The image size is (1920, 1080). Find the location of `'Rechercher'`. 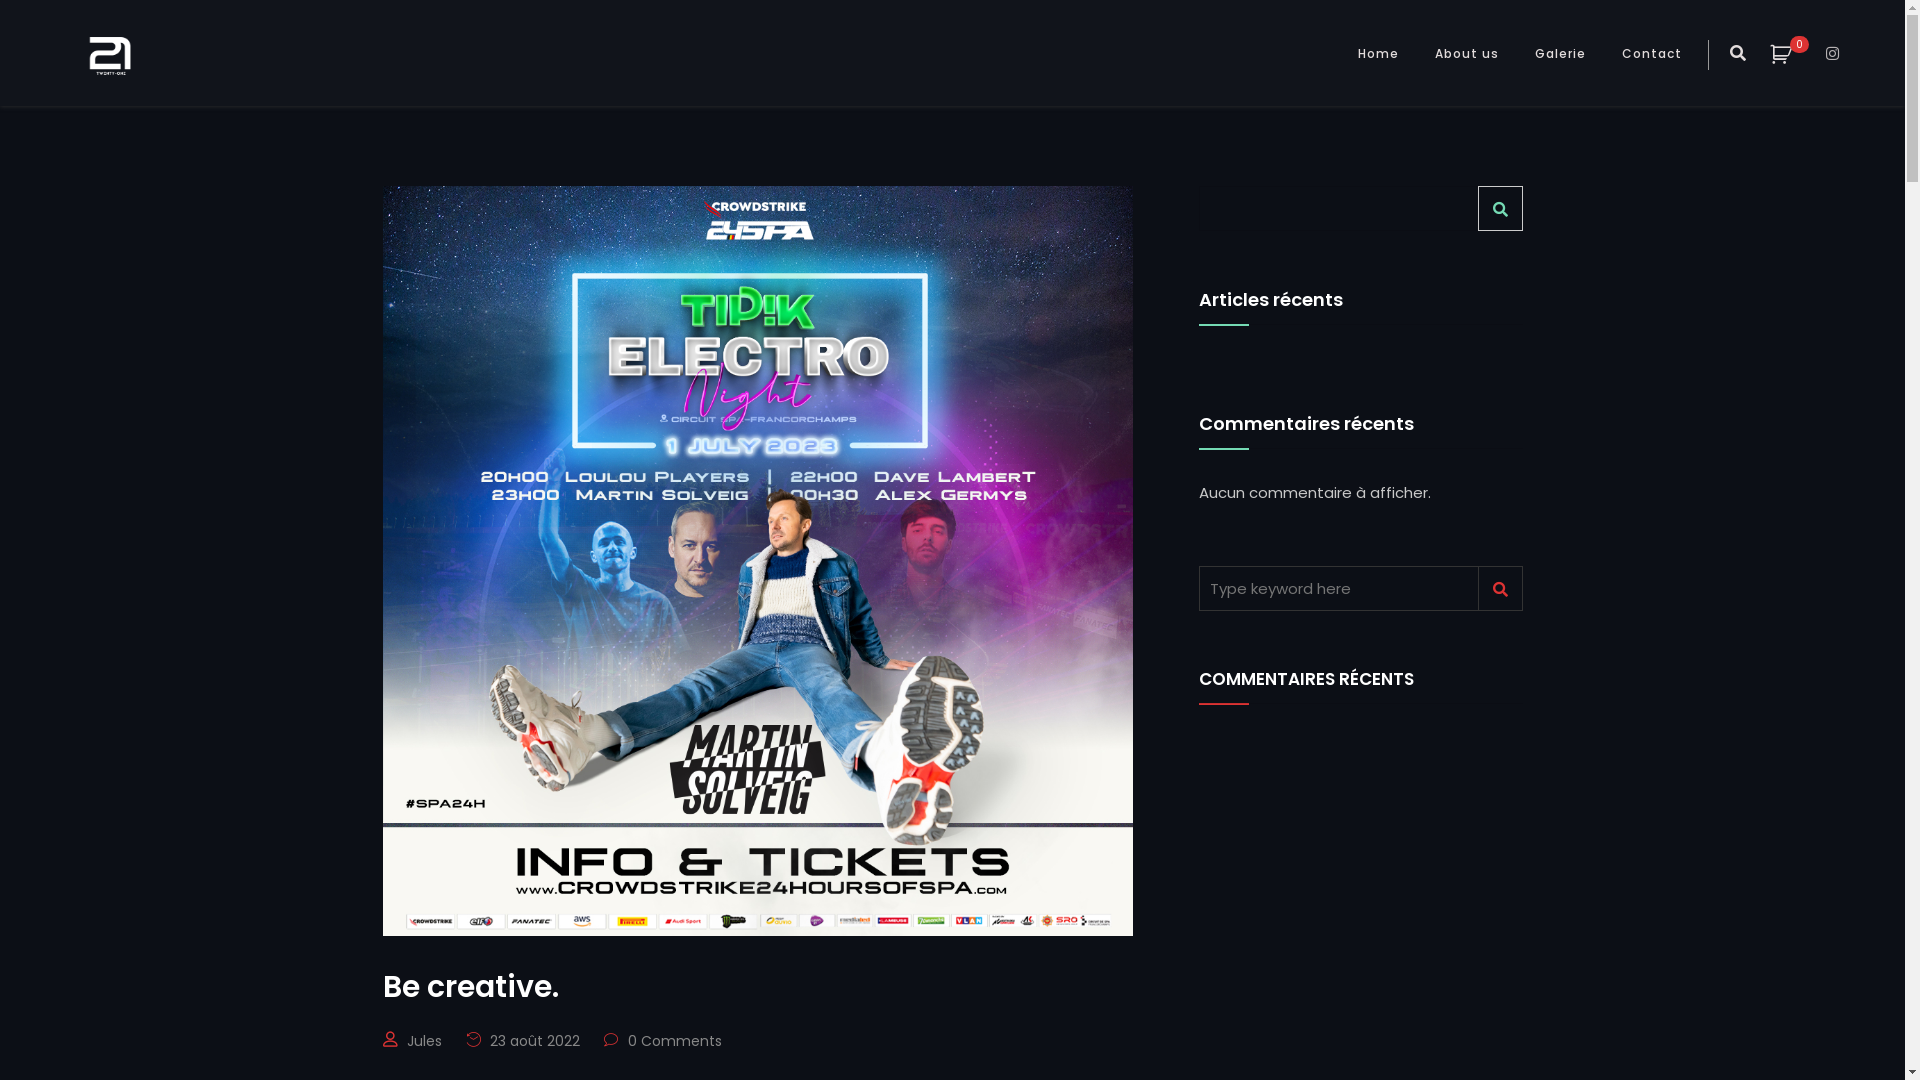

'Rechercher' is located at coordinates (1500, 208).